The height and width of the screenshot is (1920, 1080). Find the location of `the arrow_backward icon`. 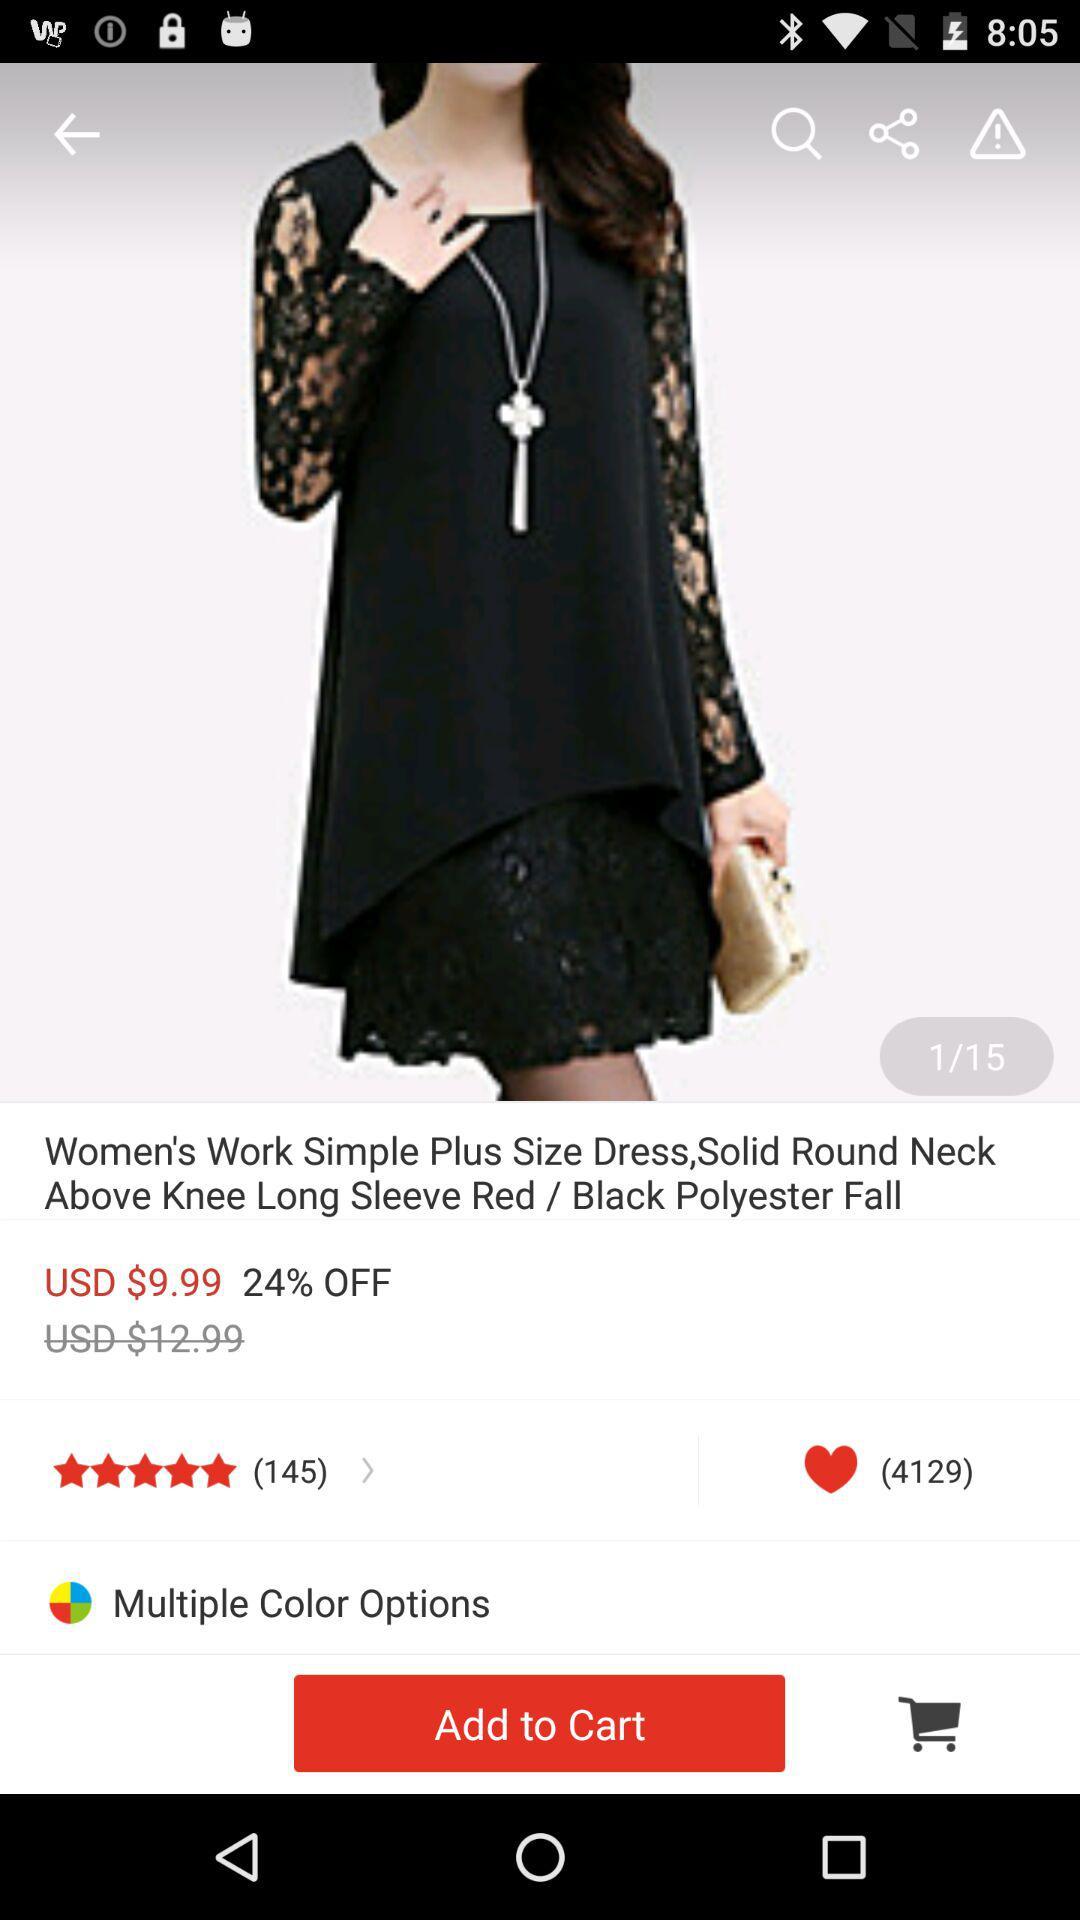

the arrow_backward icon is located at coordinates (70, 142).